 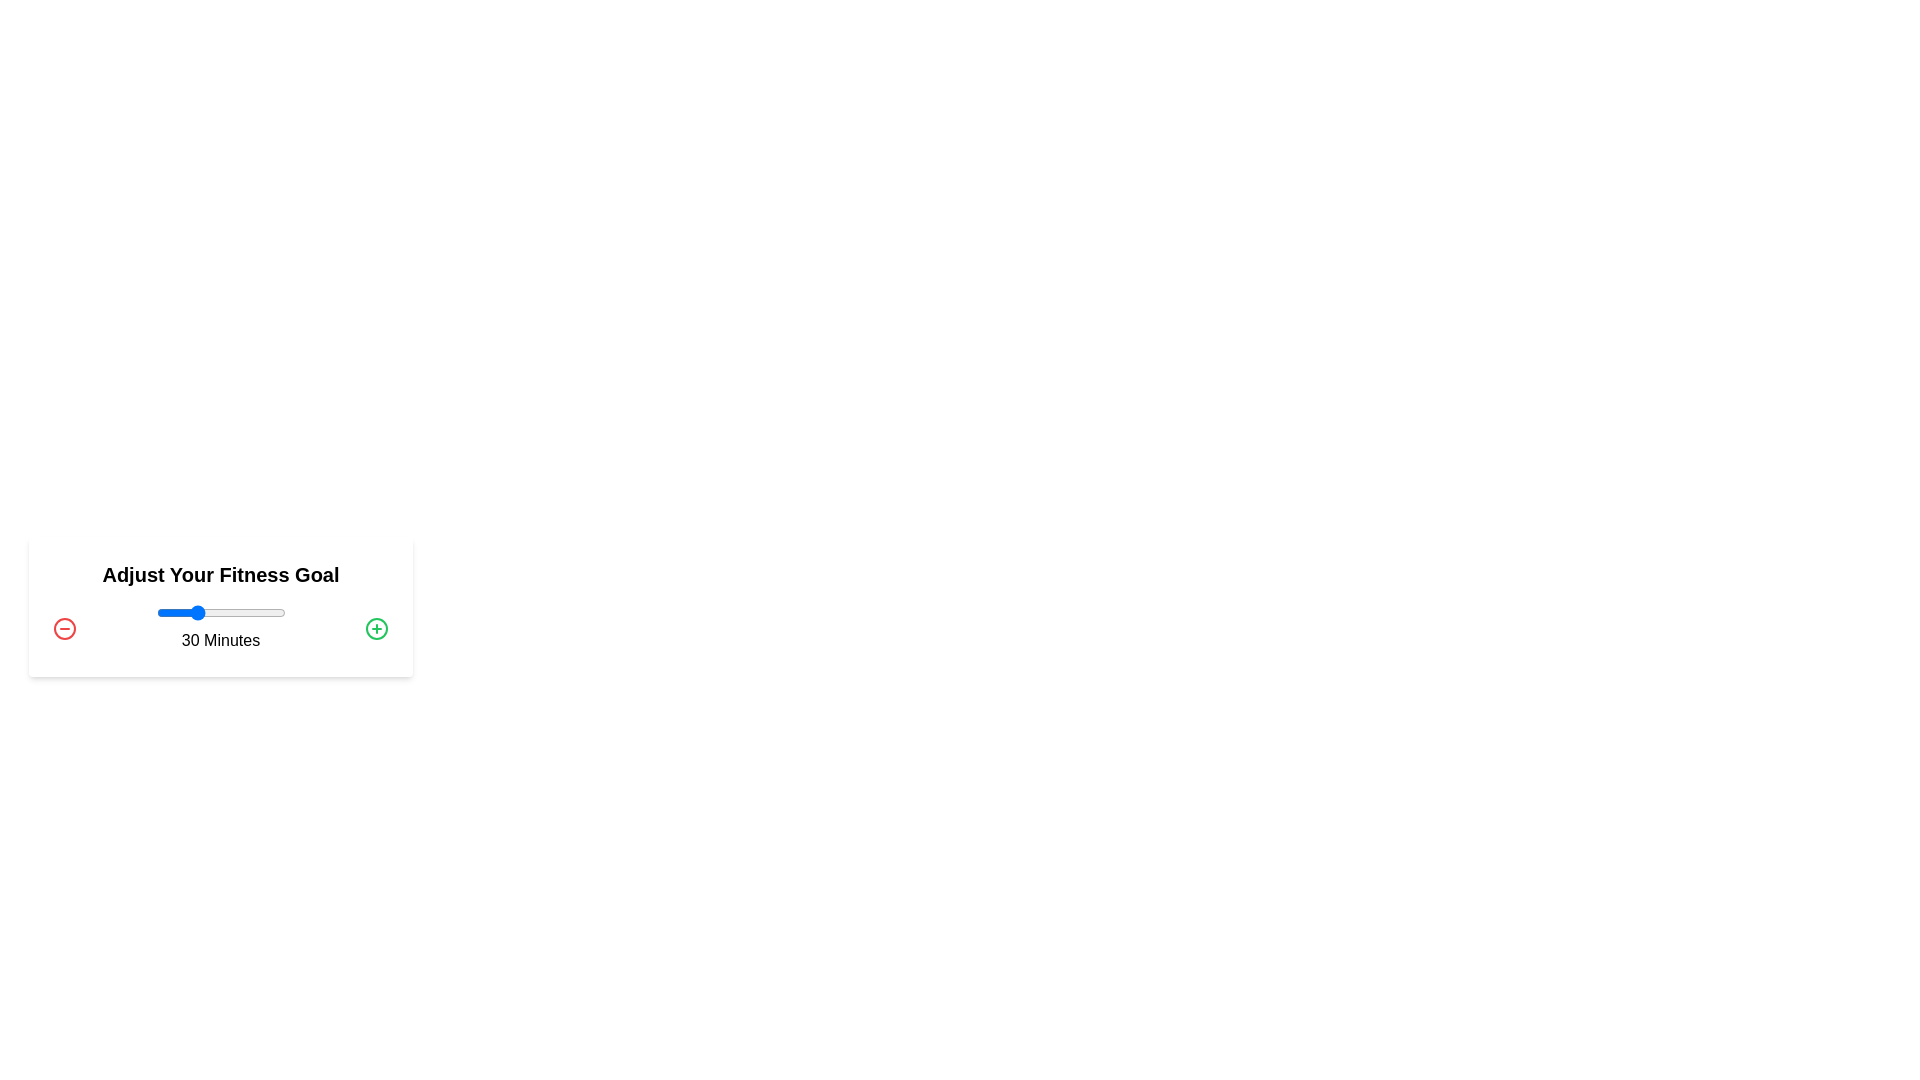 What do you see at coordinates (217, 612) in the screenshot?
I see `the slider` at bounding box center [217, 612].